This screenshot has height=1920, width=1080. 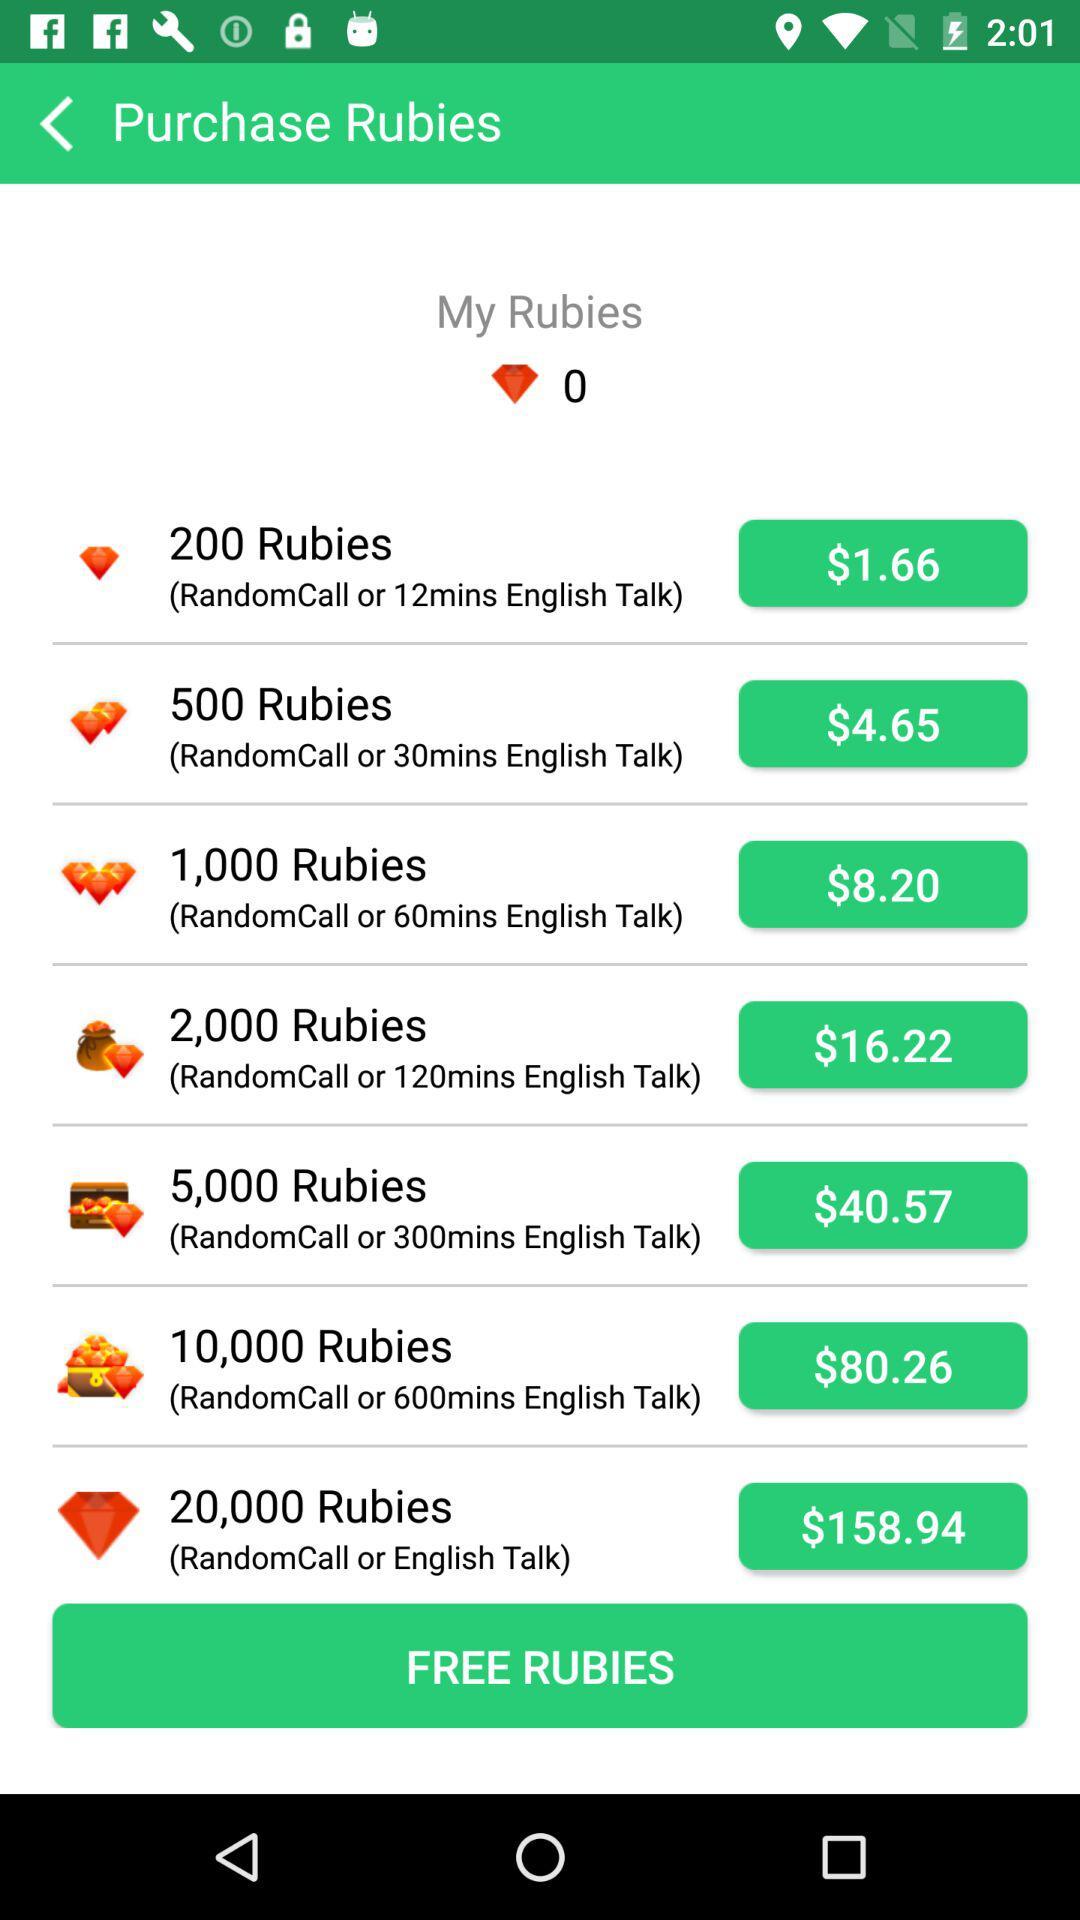 What do you see at coordinates (882, 883) in the screenshot?
I see `the icon to the right of randomcall or 60mins app` at bounding box center [882, 883].